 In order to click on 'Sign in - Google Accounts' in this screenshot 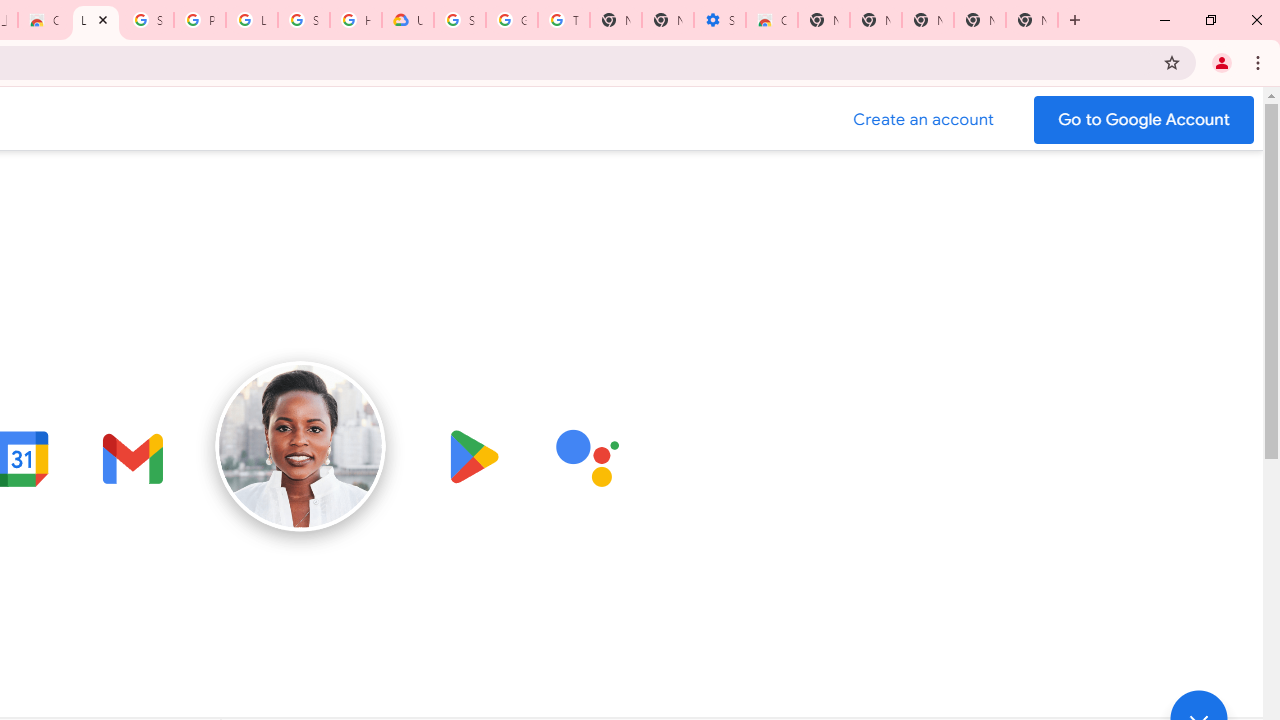, I will do `click(146, 20)`.